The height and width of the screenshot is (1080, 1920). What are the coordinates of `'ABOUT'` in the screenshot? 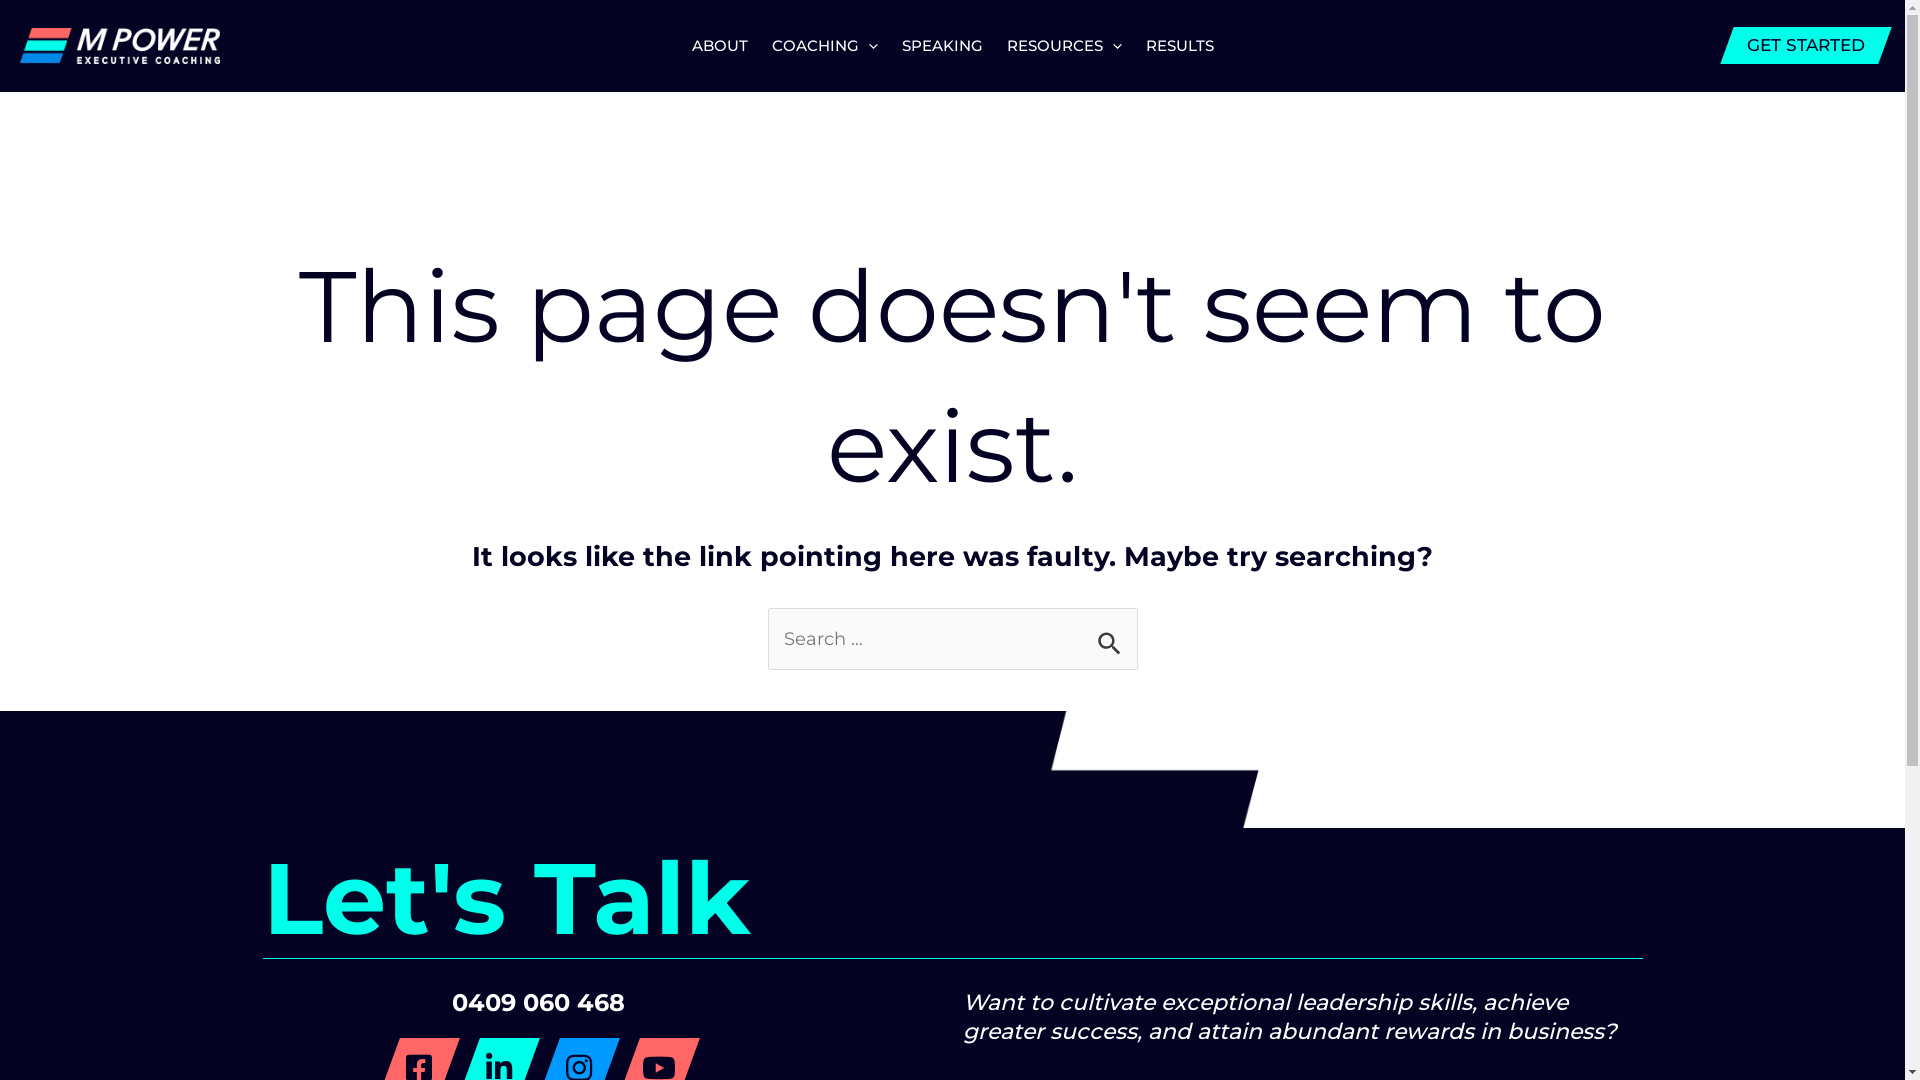 It's located at (720, 45).